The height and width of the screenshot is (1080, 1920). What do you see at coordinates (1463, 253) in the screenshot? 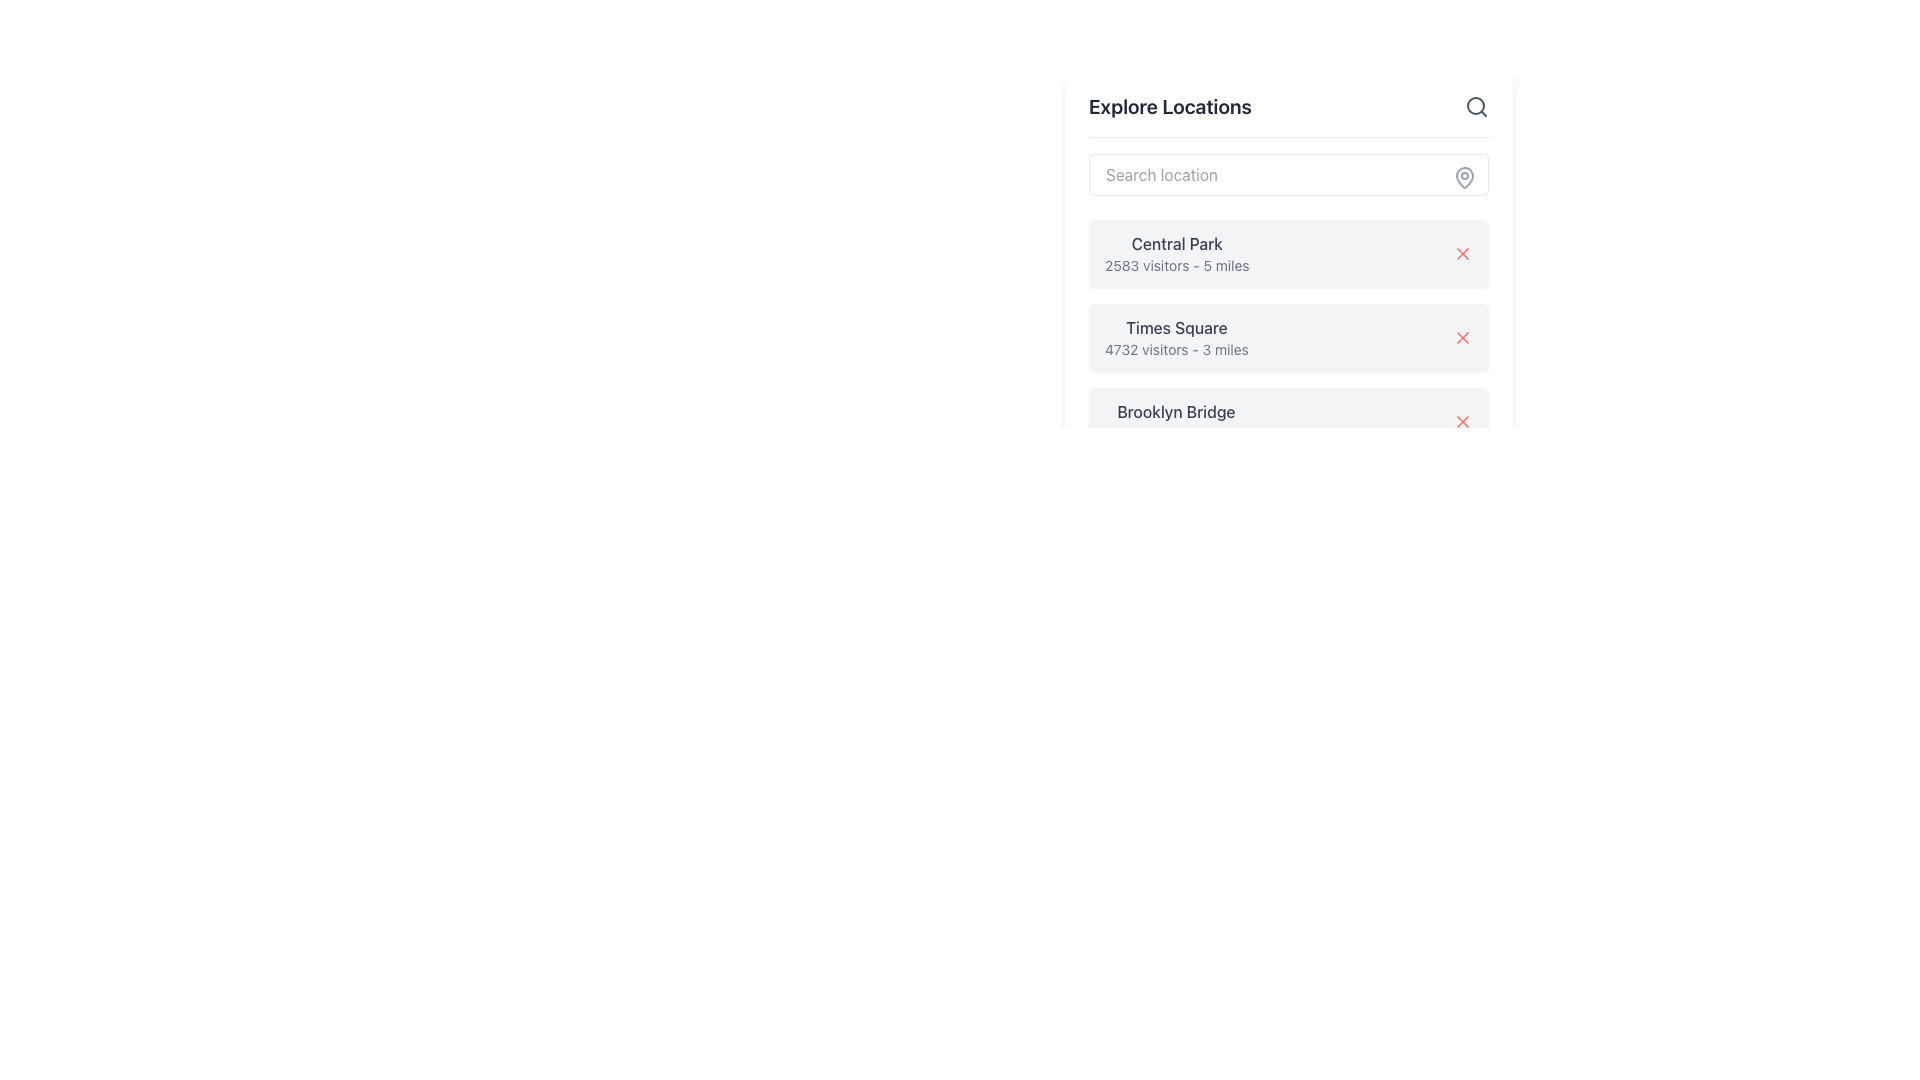
I see `the close or delete button styled as an 'X' icon` at bounding box center [1463, 253].